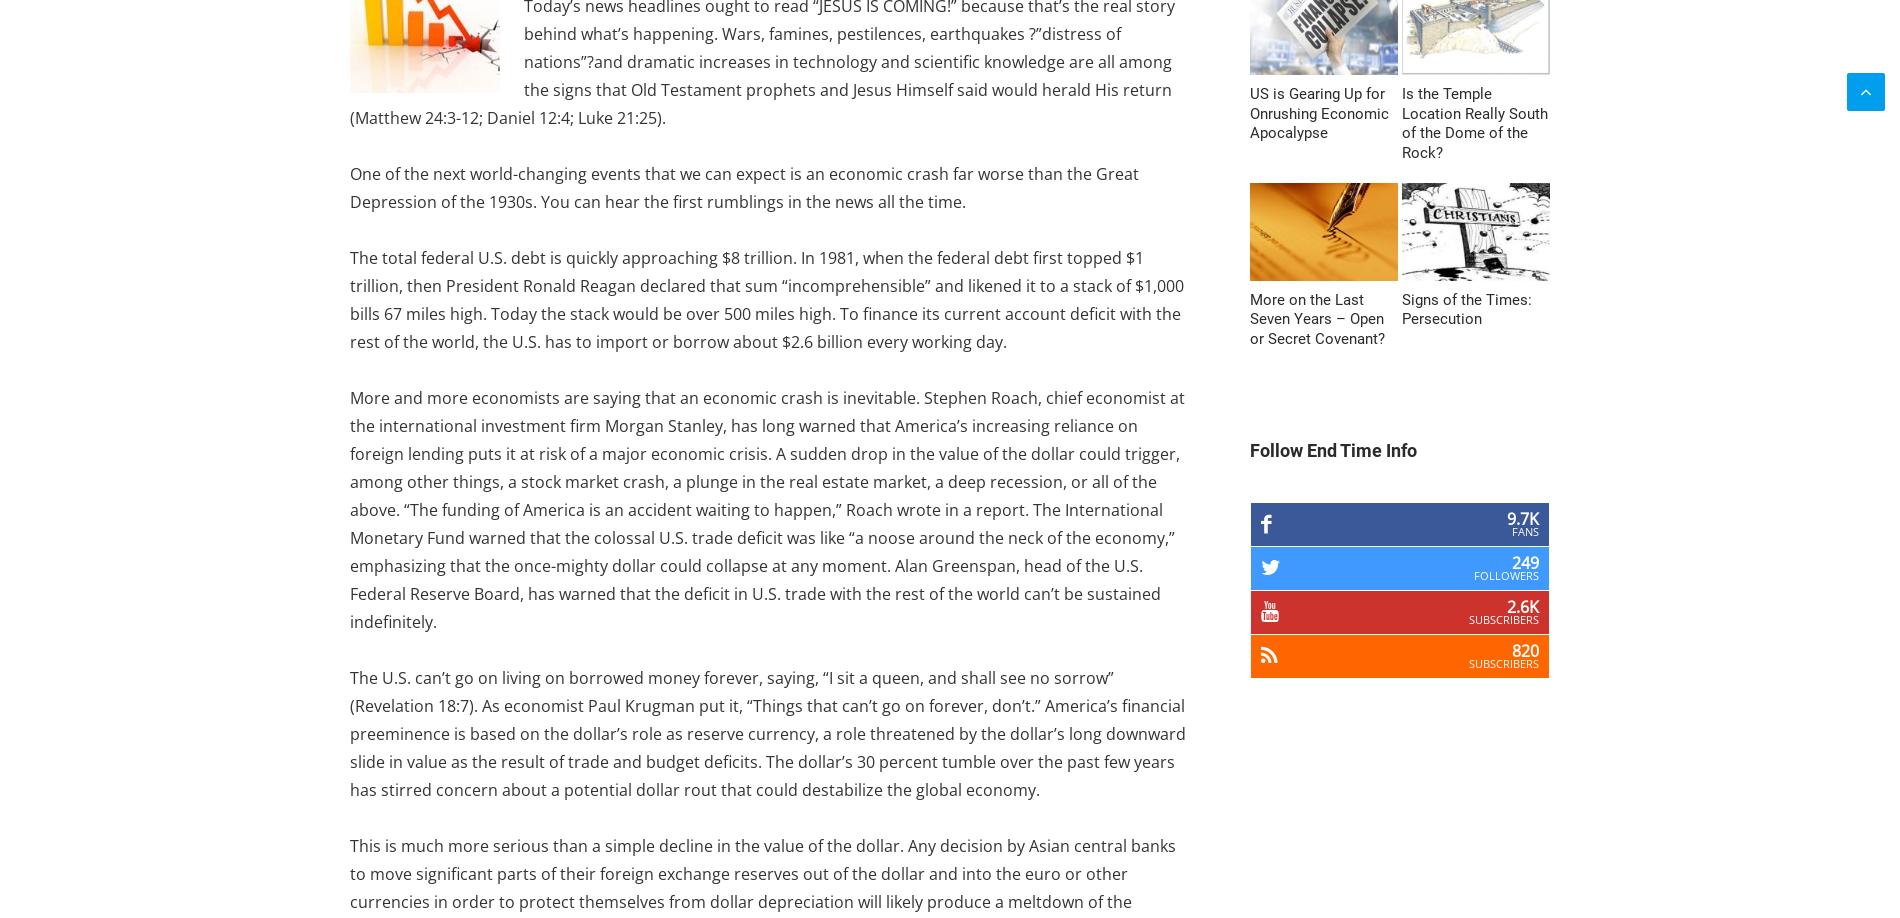 Image resolution: width=1900 pixels, height=918 pixels. Describe the element at coordinates (1474, 574) in the screenshot. I see `'Followers'` at that location.